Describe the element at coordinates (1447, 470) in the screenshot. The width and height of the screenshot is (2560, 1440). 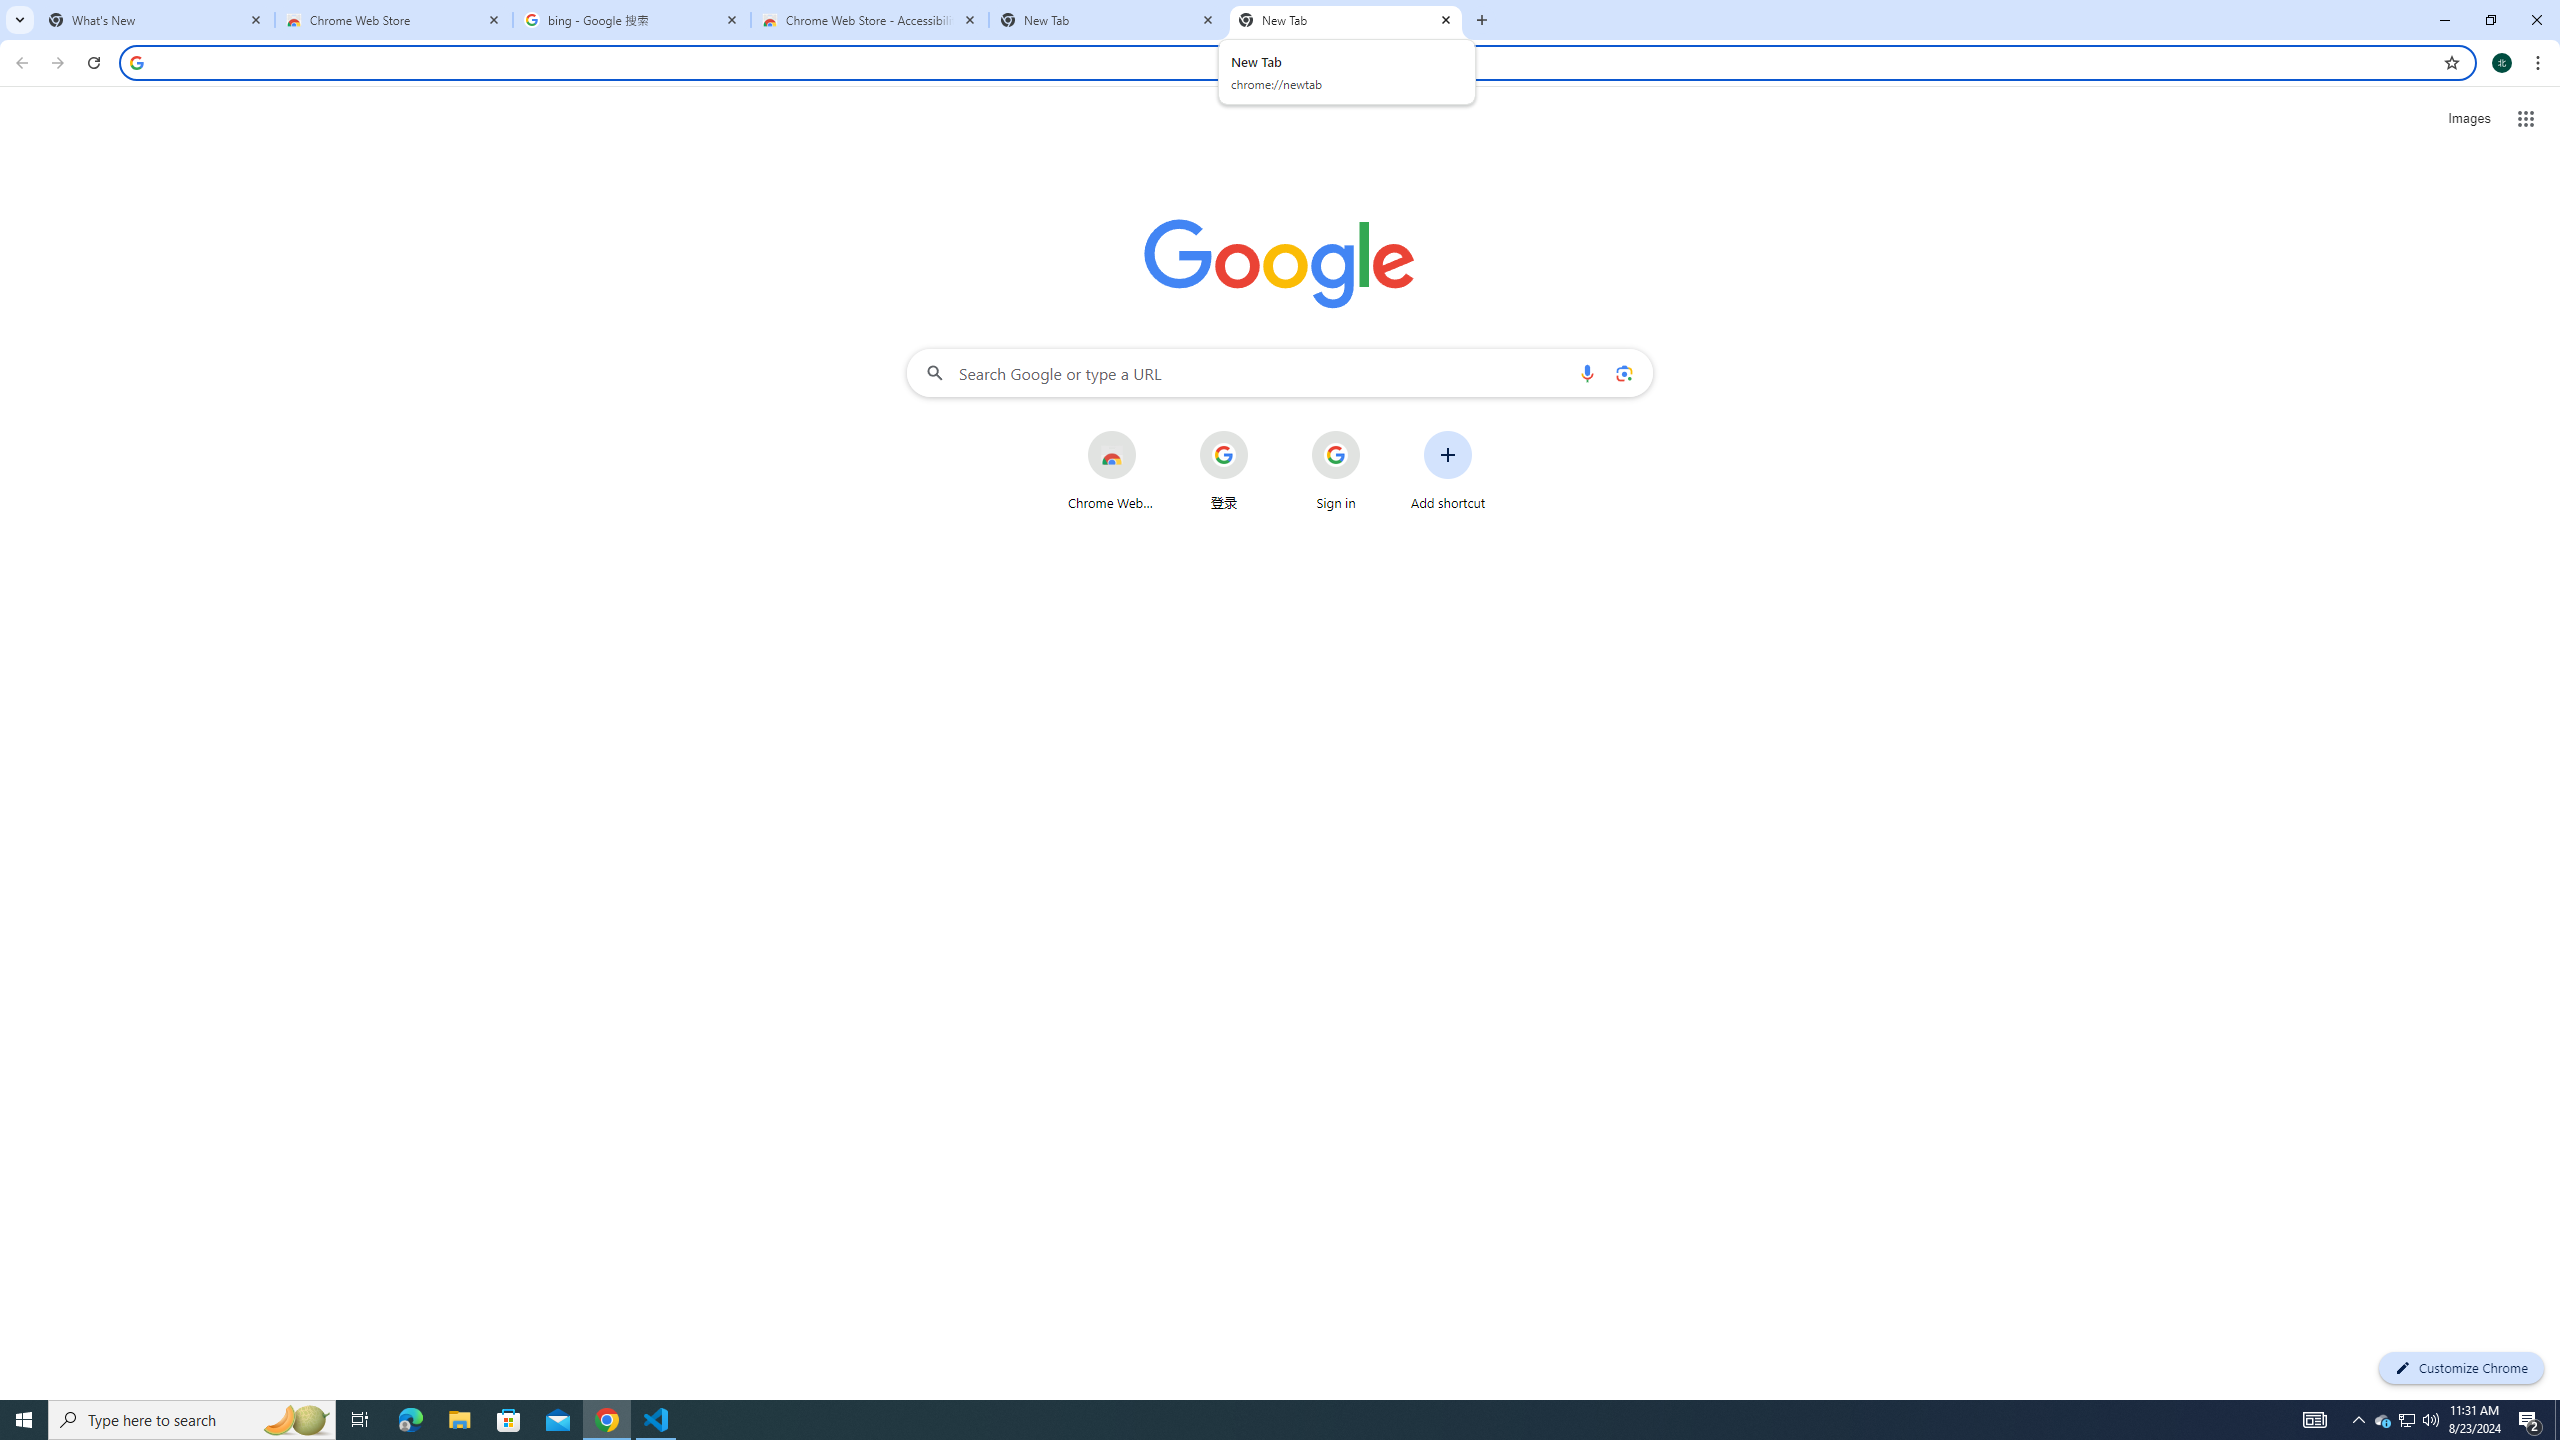
I see `'Add shortcut'` at that location.